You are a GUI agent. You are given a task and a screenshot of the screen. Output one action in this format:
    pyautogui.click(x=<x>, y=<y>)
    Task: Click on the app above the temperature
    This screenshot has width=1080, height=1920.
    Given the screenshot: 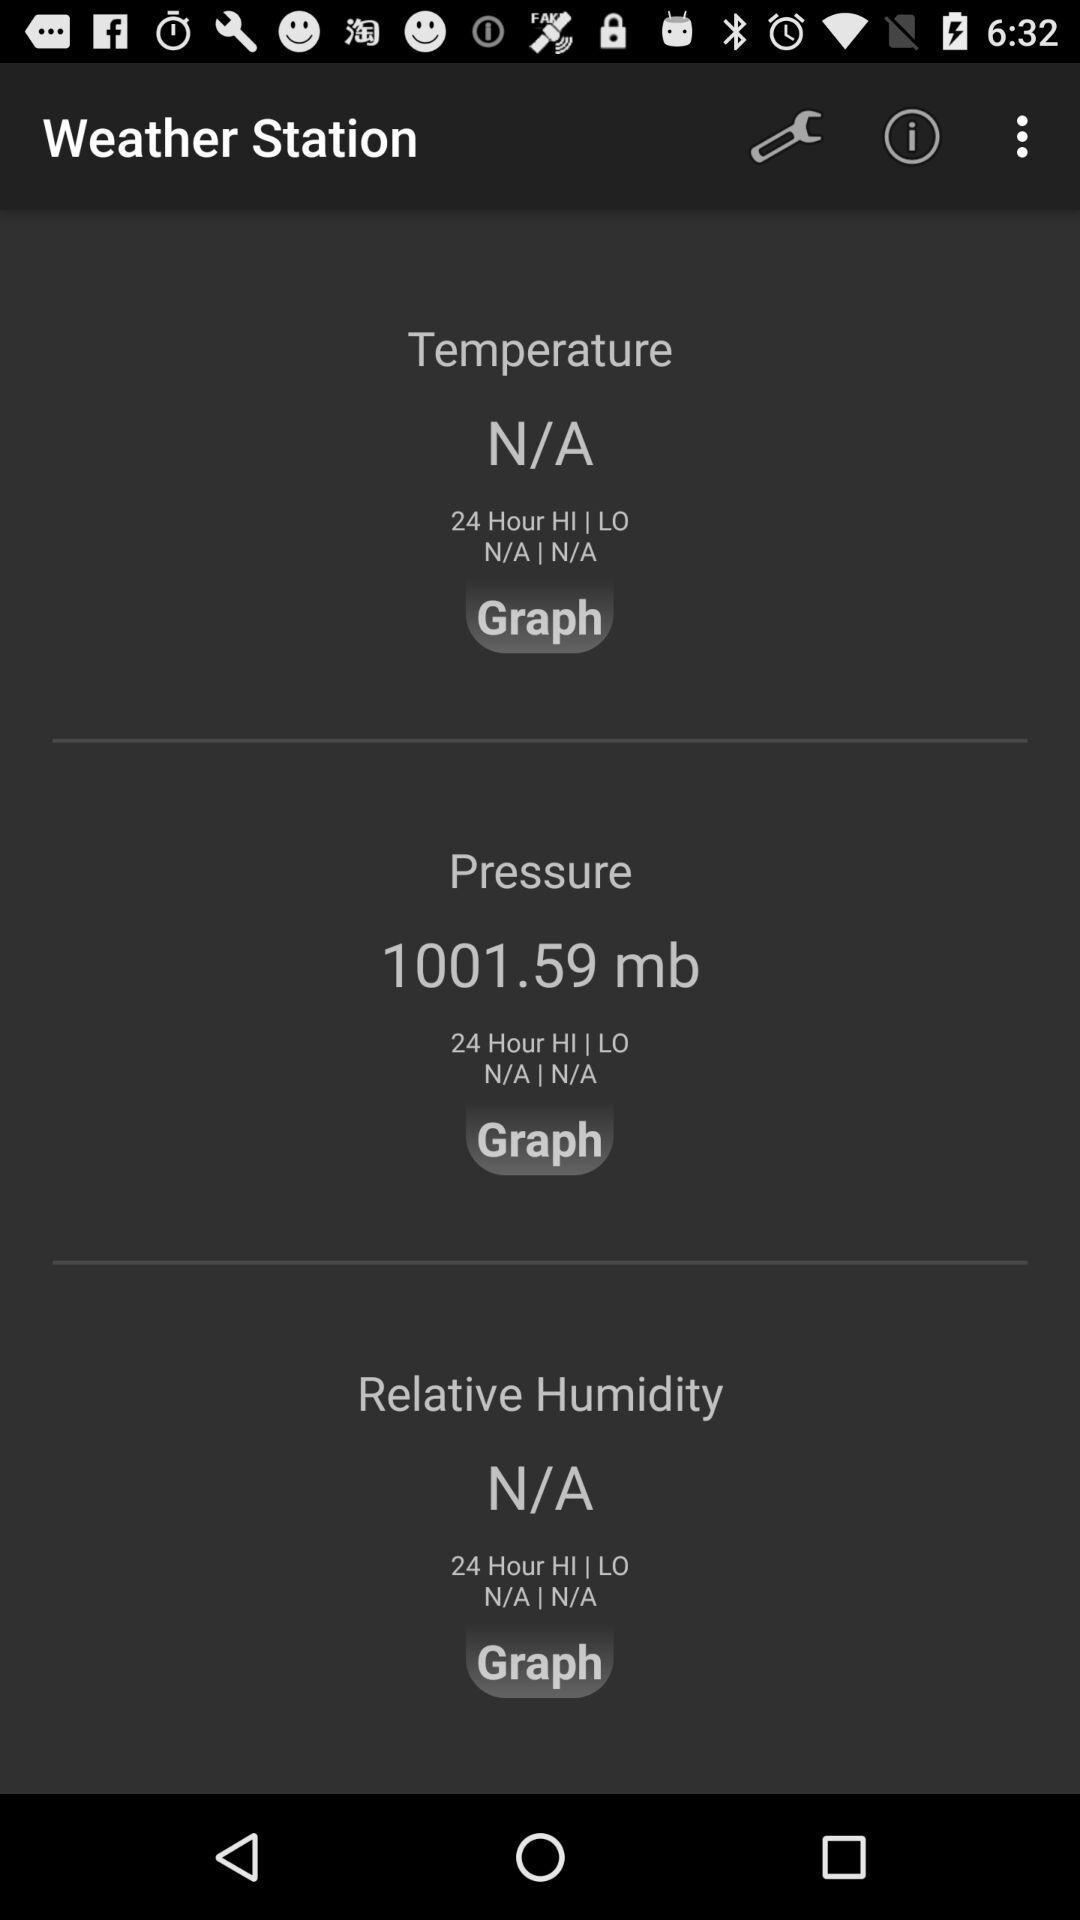 What is the action you would take?
    pyautogui.click(x=1027, y=135)
    